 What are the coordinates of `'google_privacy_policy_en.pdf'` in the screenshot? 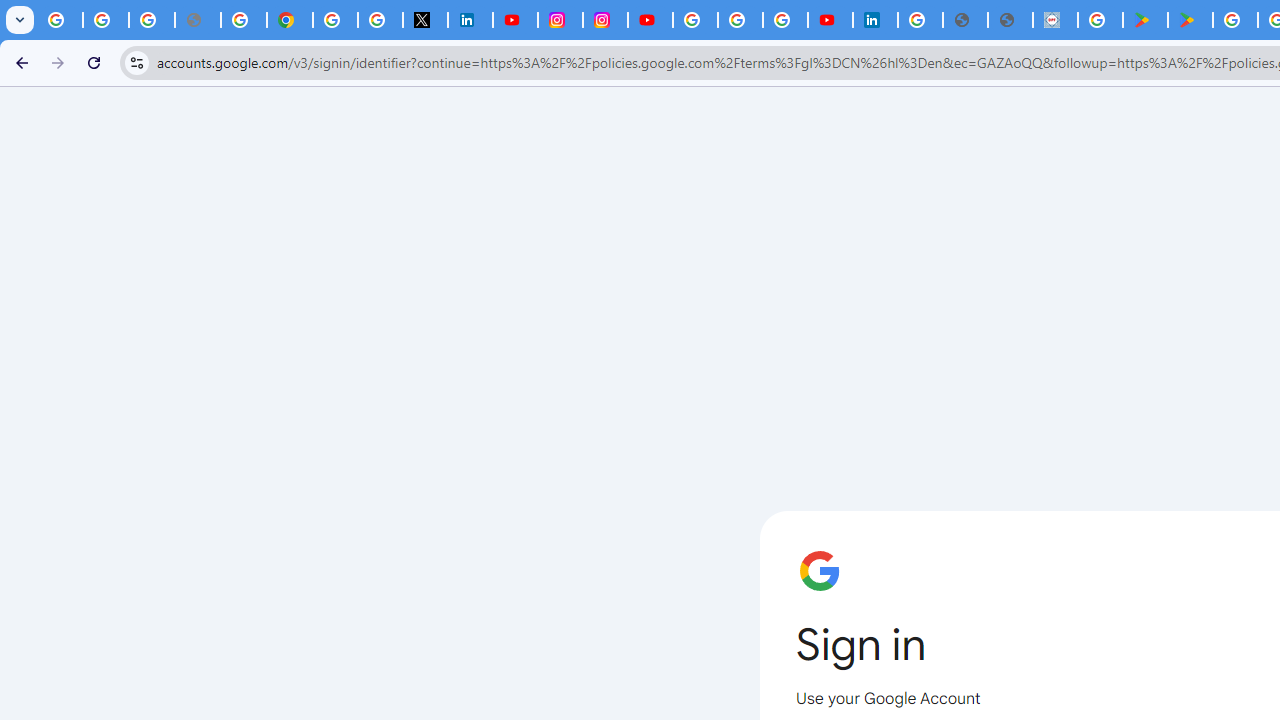 It's located at (965, 20).